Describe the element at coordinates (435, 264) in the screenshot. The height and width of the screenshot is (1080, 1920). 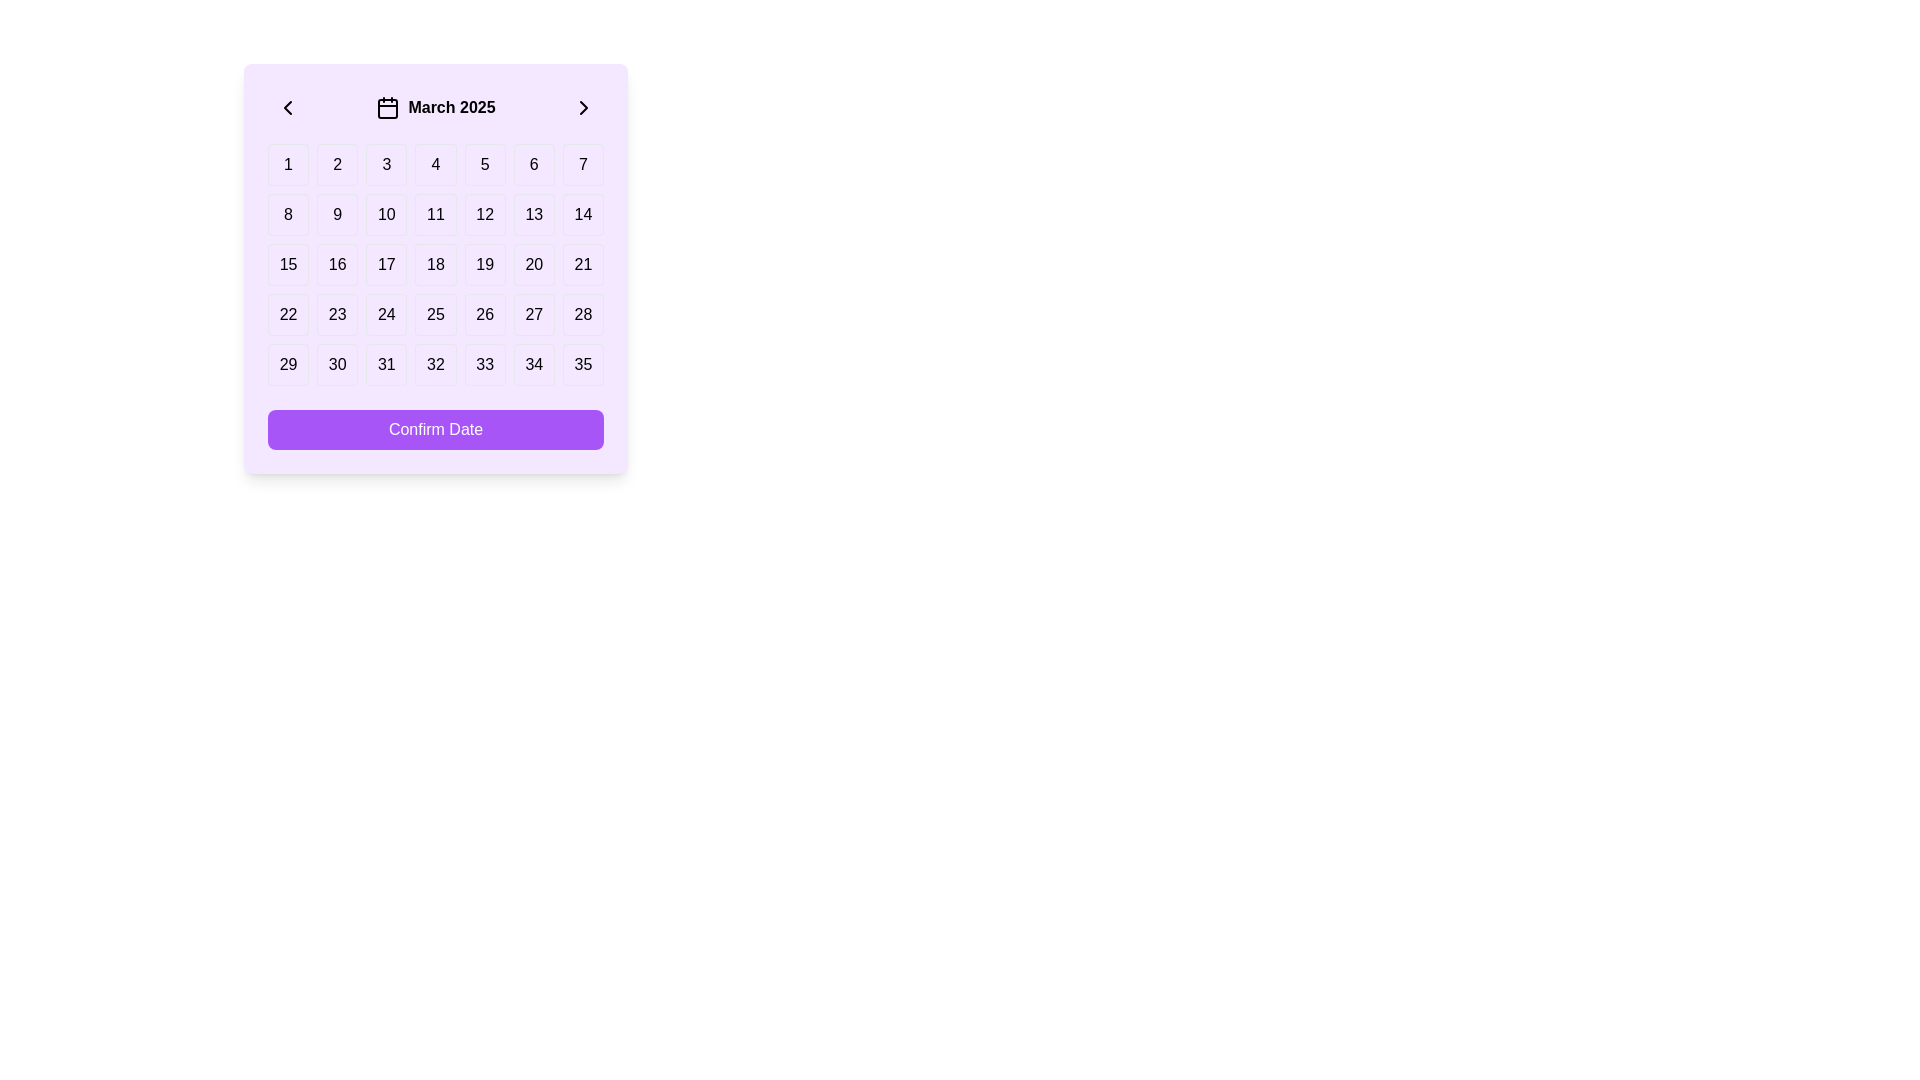
I see `the calendar grid button` at that location.